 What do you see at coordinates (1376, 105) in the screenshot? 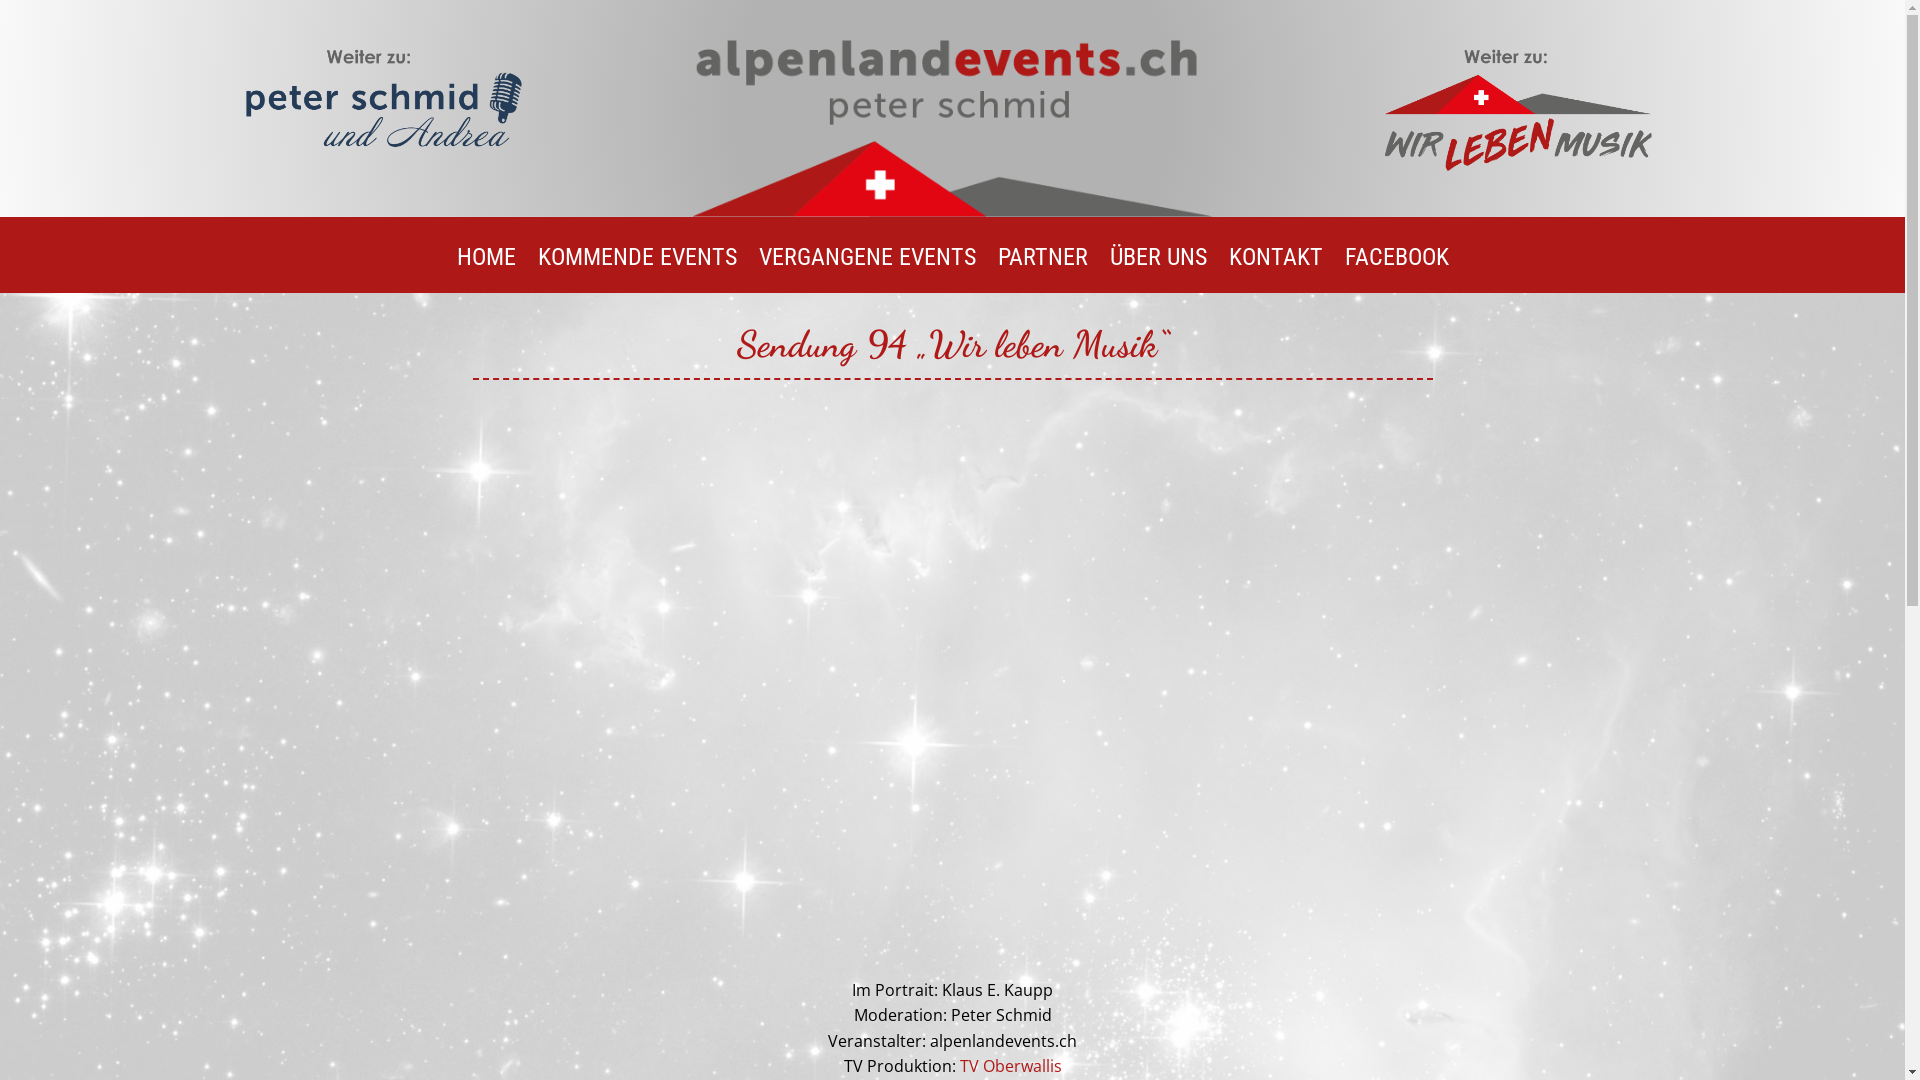
I see `'Wir leben musik weiter zu'` at bounding box center [1376, 105].